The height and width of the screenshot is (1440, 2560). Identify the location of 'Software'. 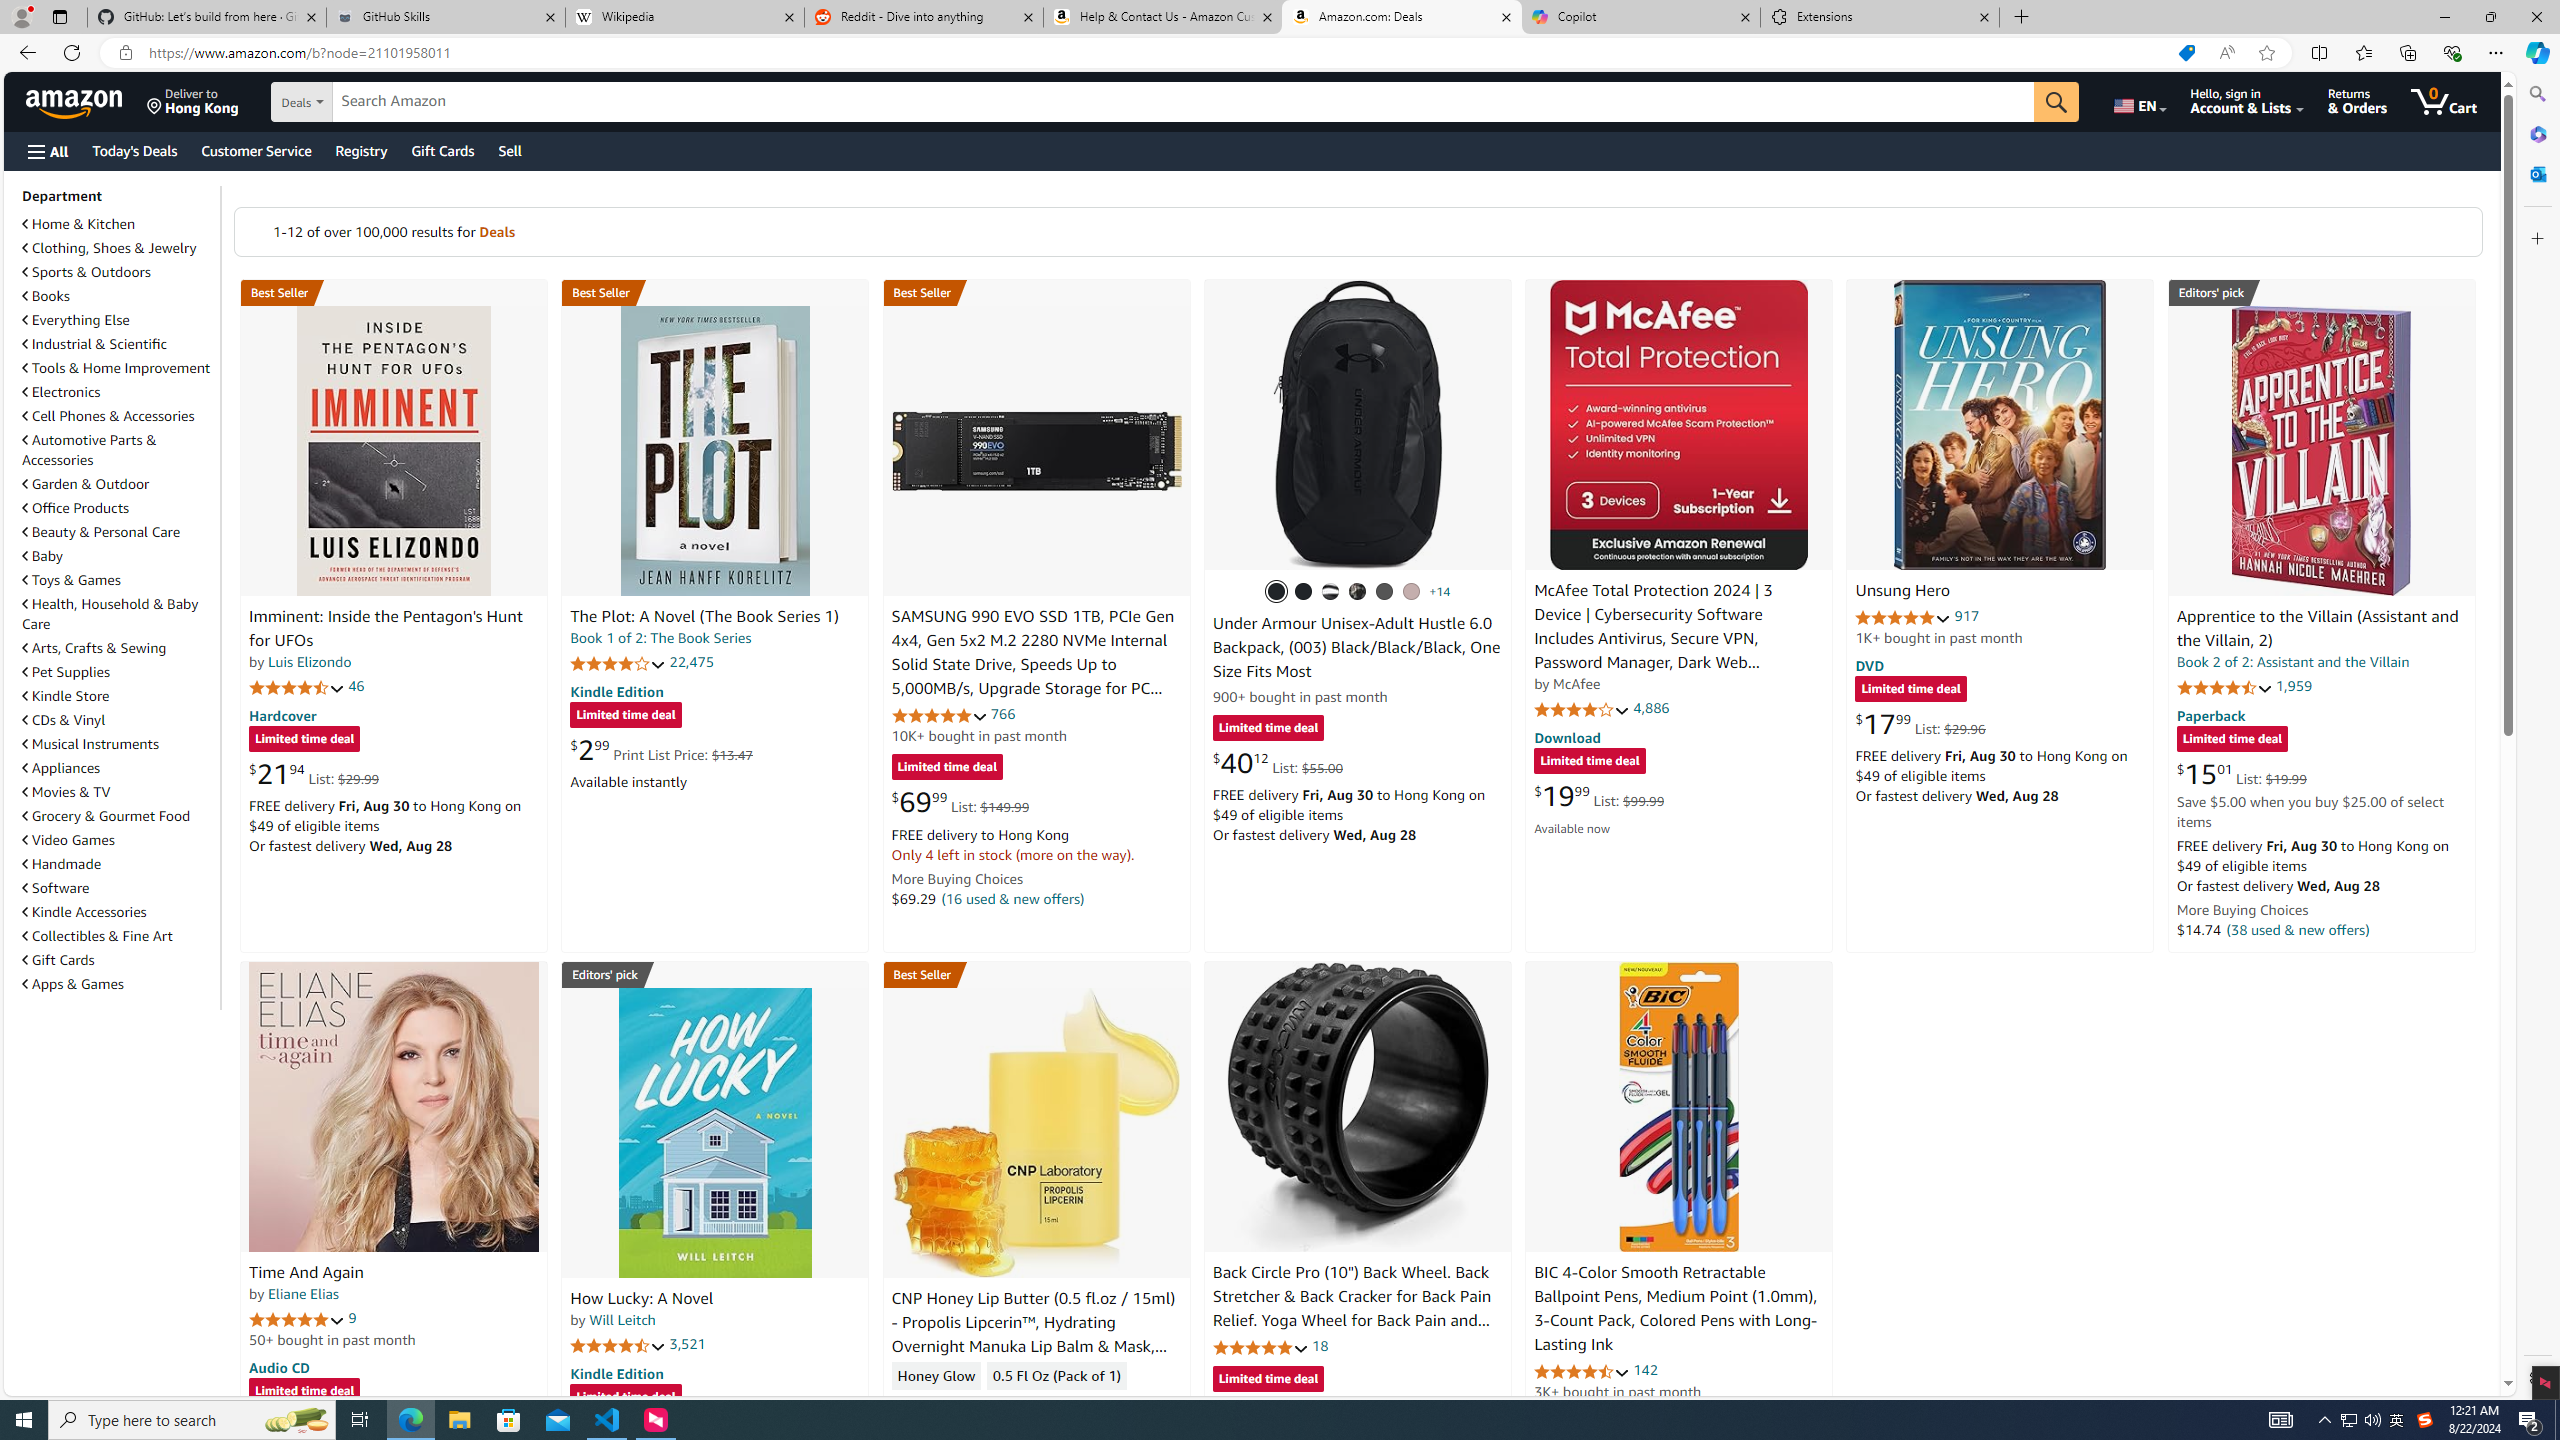
(56, 886).